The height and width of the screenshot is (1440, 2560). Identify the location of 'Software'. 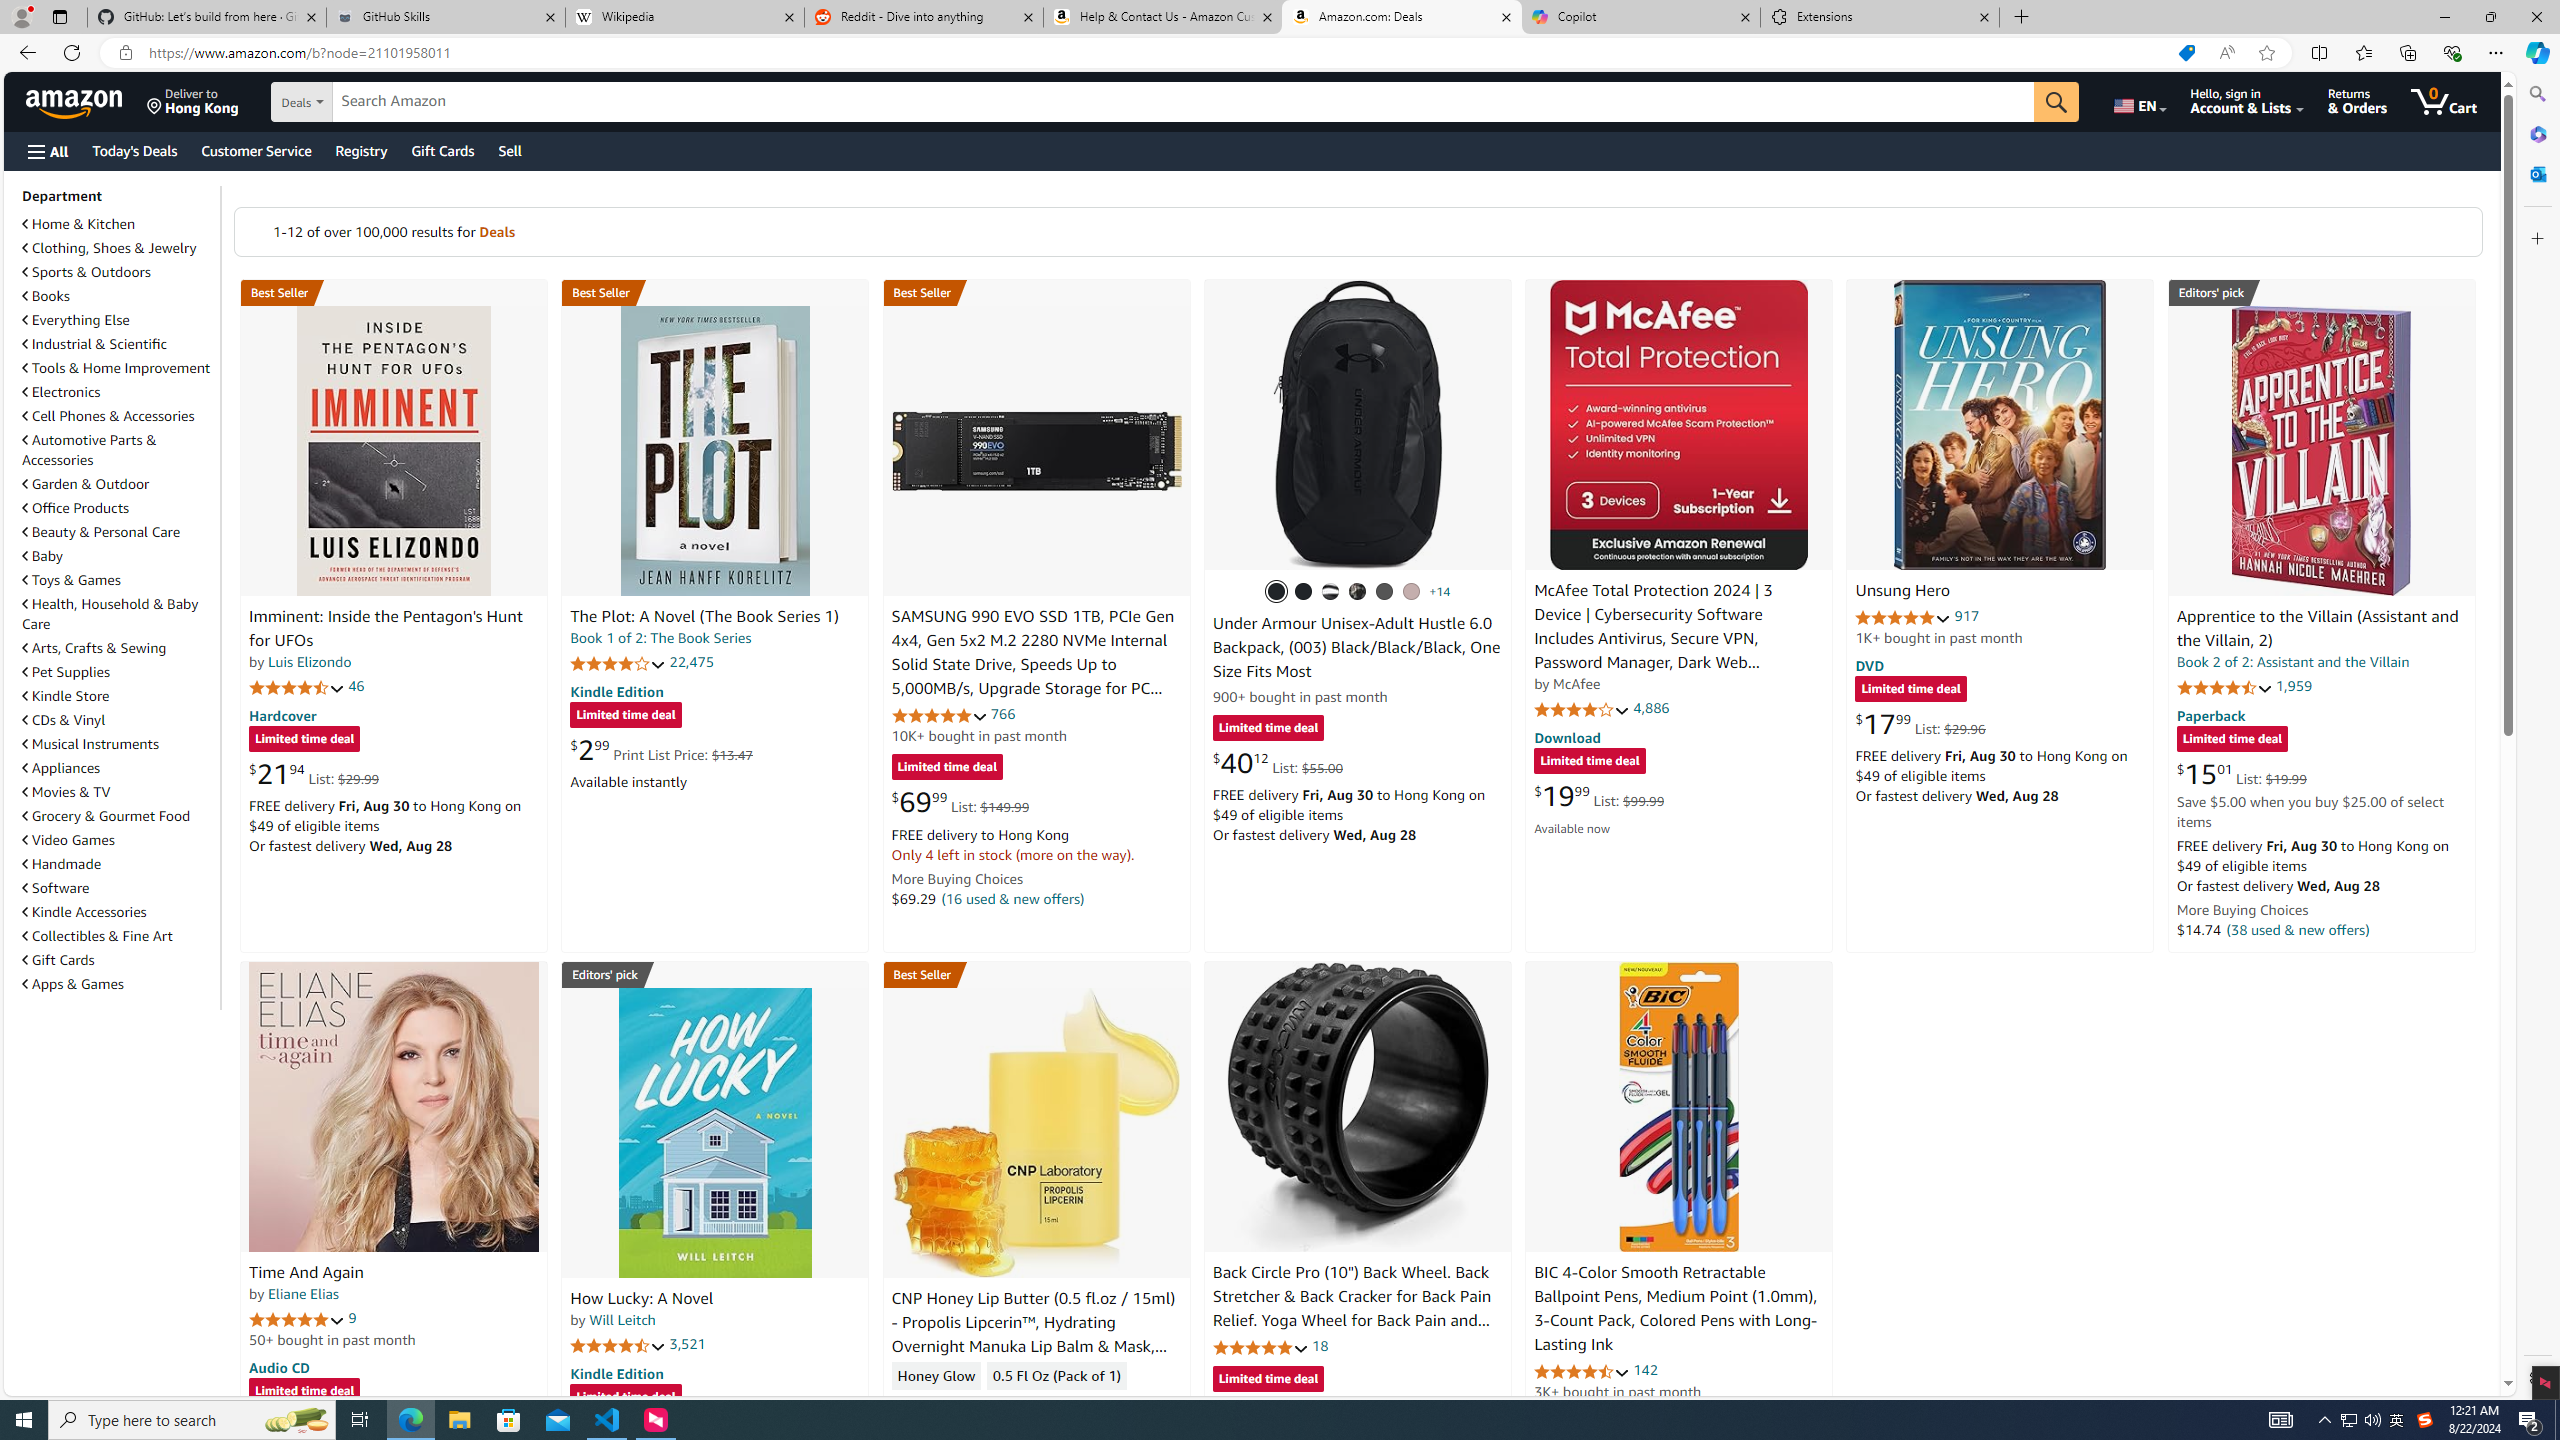
(56, 886).